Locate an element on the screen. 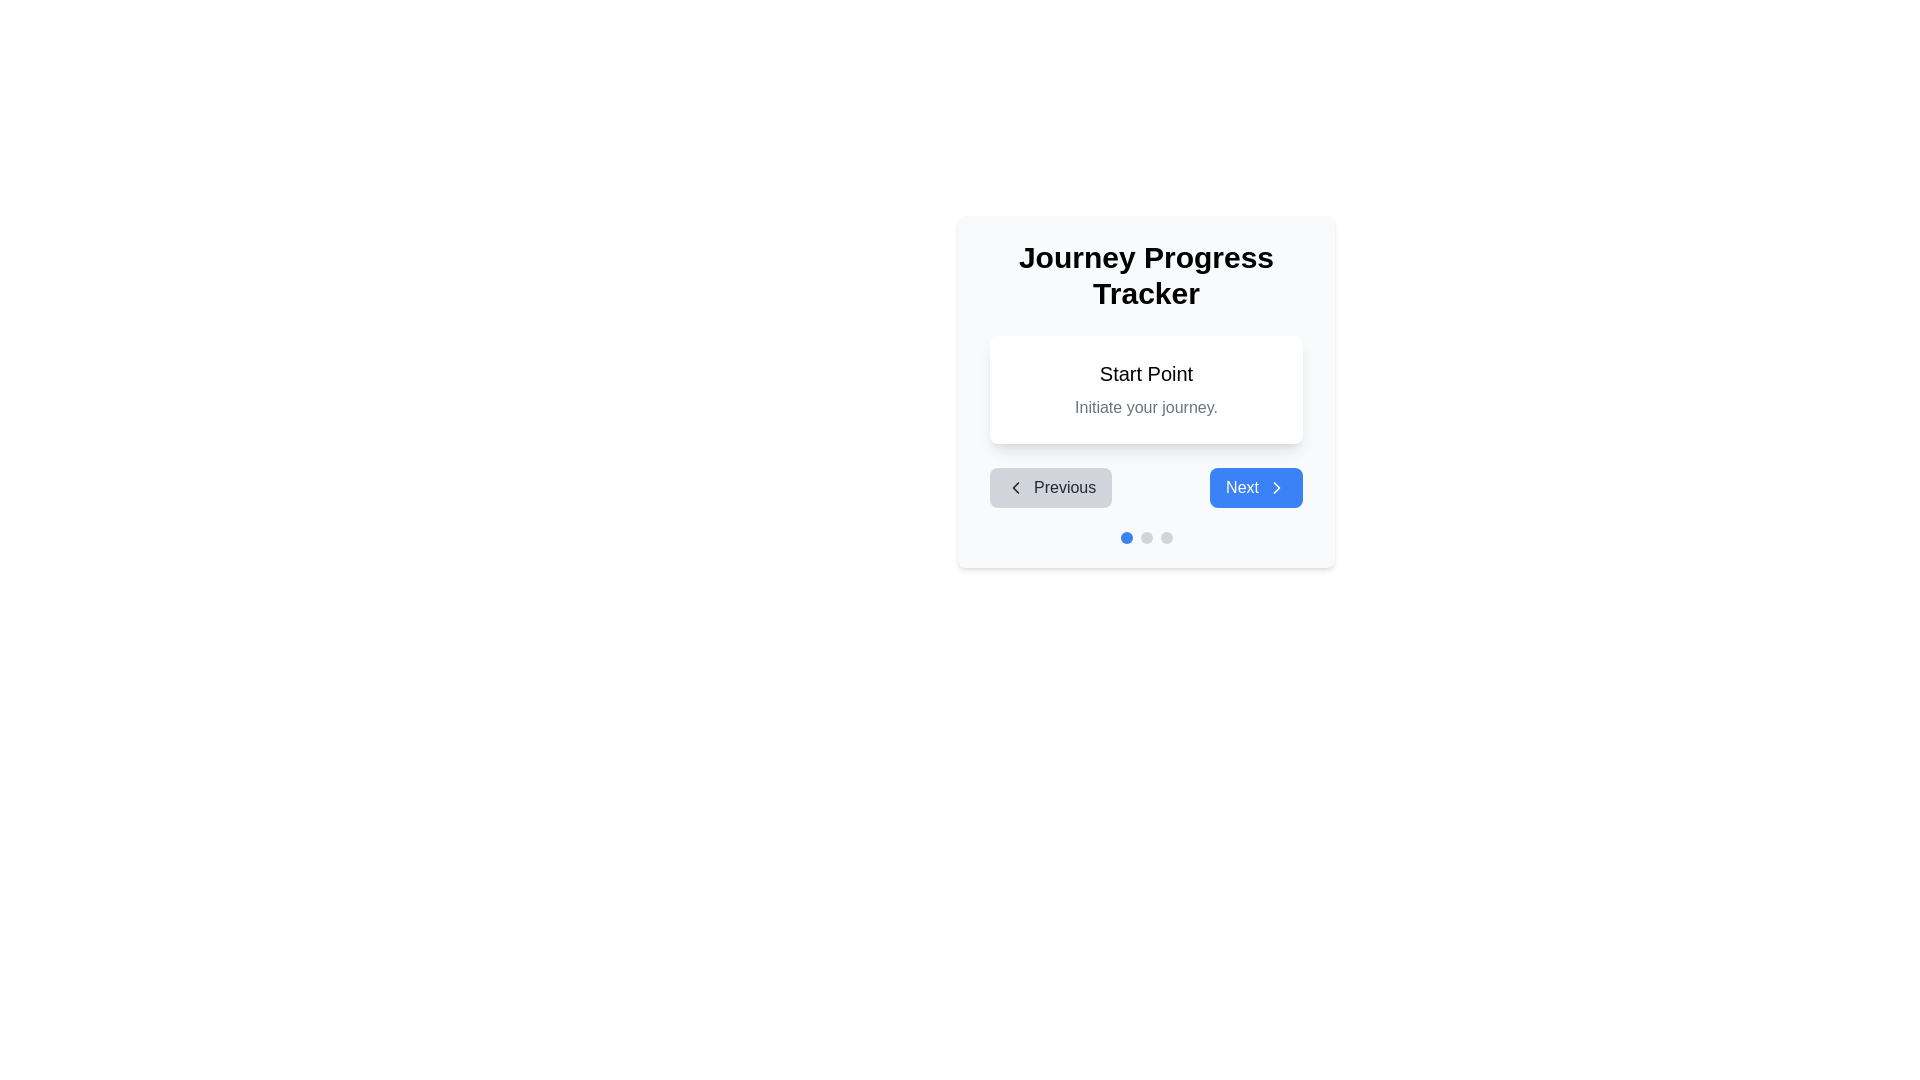  the static text heading that reads 'Journey Progress Tracker', which is styled in large, bold font and is positioned at the top of a card interface is located at coordinates (1146, 276).